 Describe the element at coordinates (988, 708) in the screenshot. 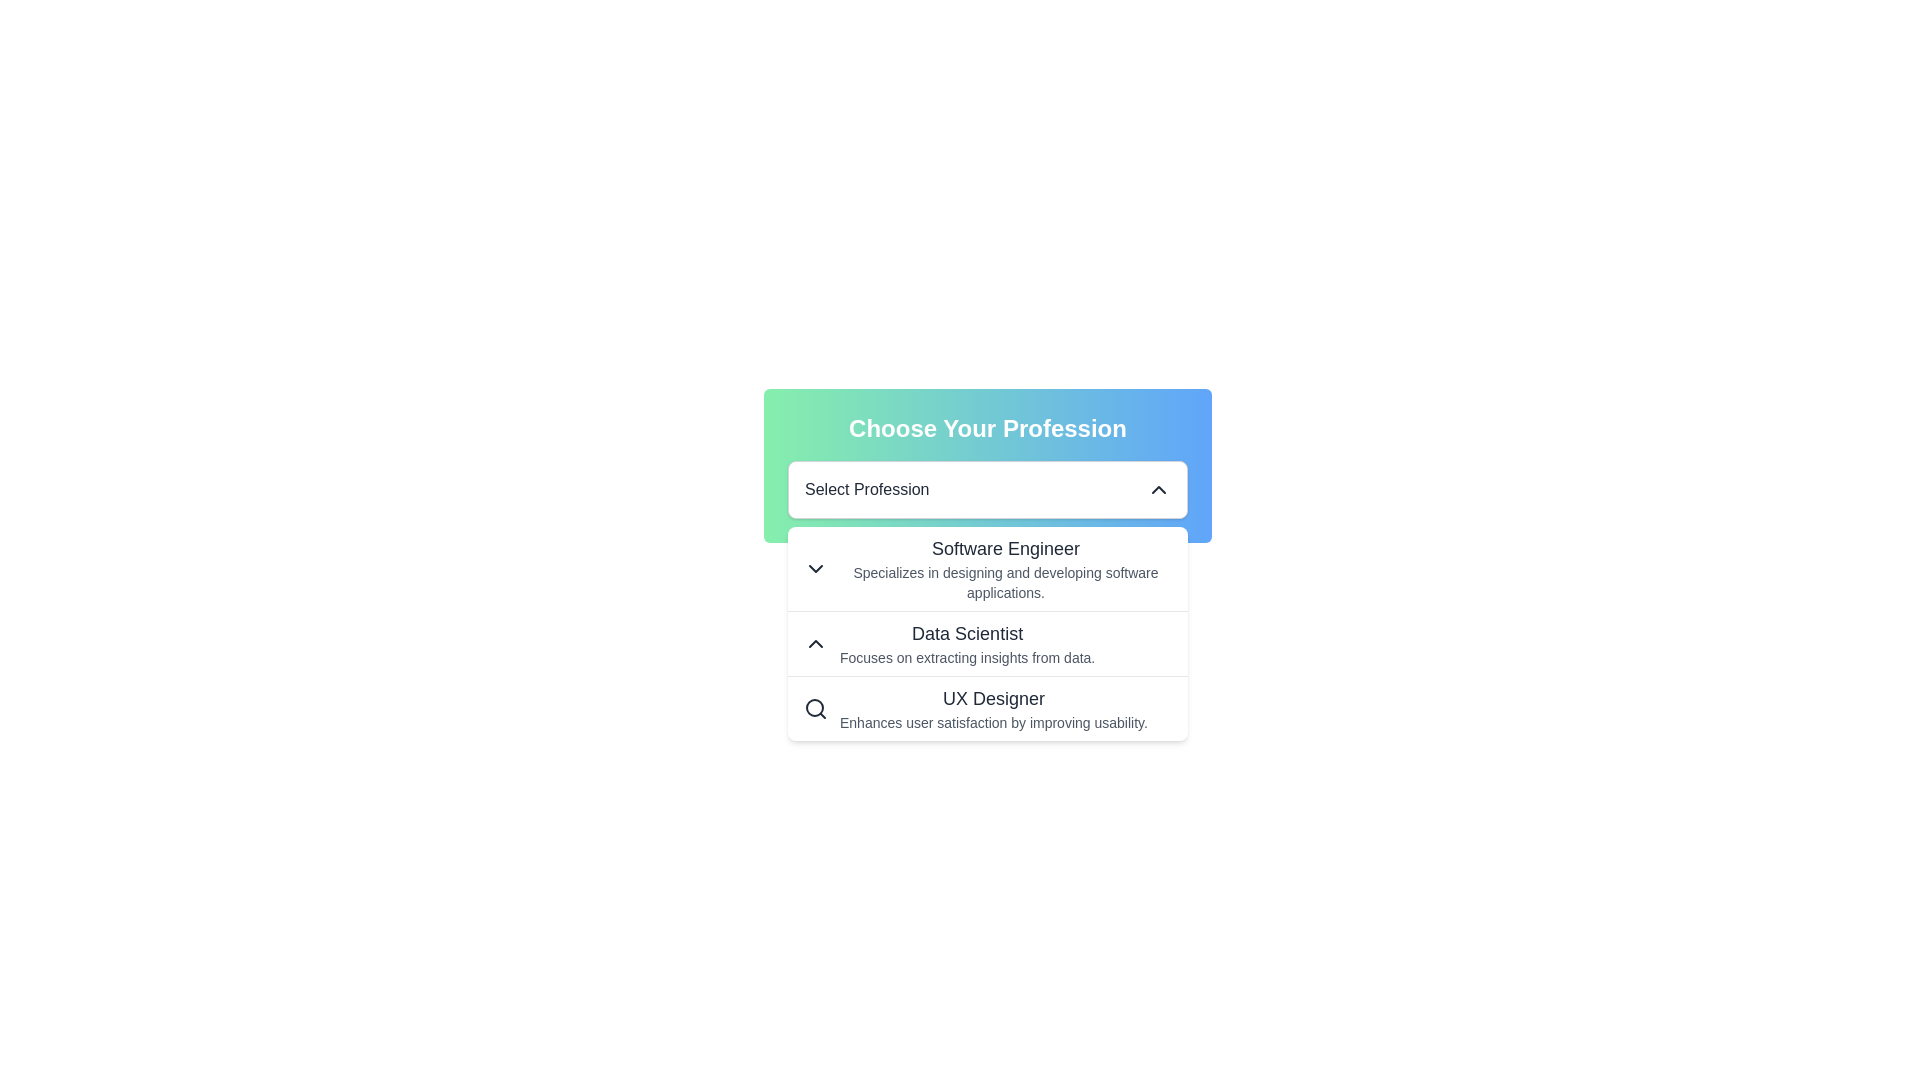

I see `the third option in the profession-selection dropdown menu` at that location.